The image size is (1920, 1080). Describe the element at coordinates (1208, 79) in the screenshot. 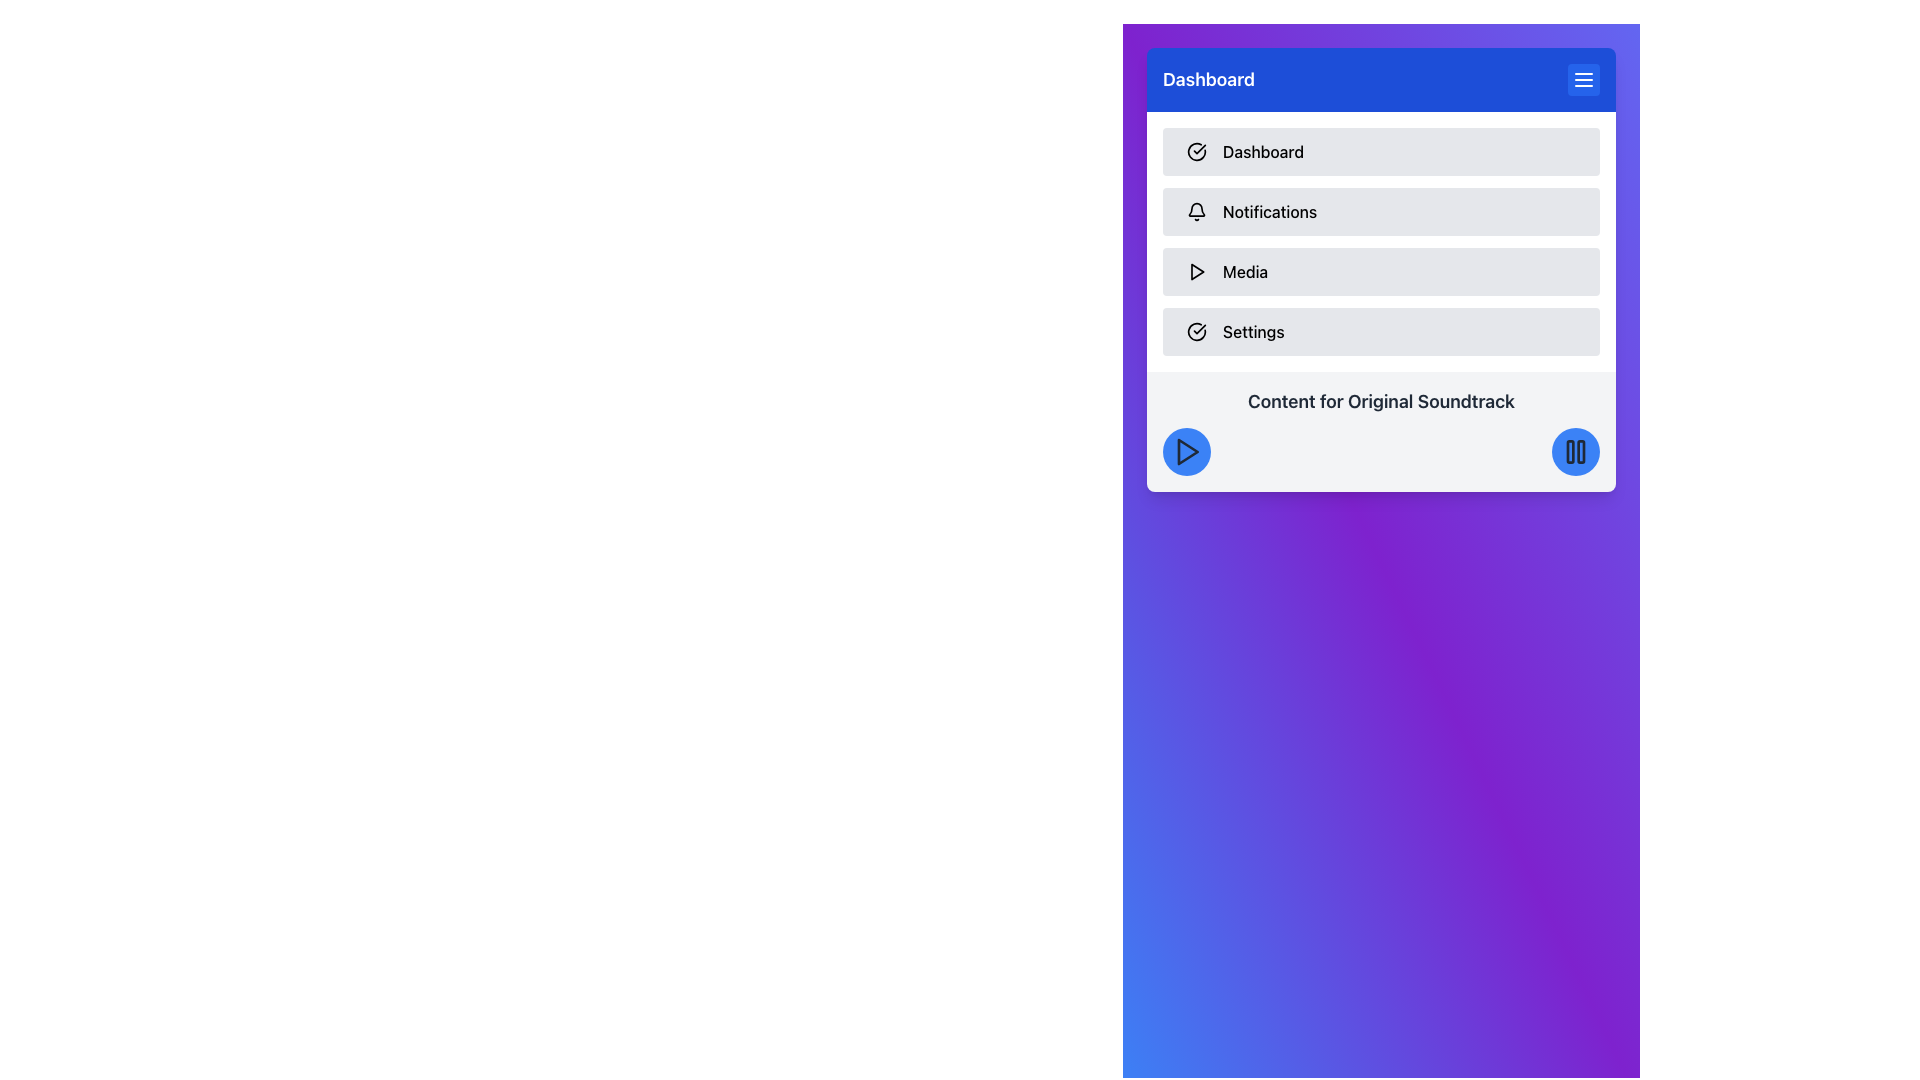

I see `the bold text label displaying 'Dashboard' located at the top left of the blue banner in the interface` at that location.